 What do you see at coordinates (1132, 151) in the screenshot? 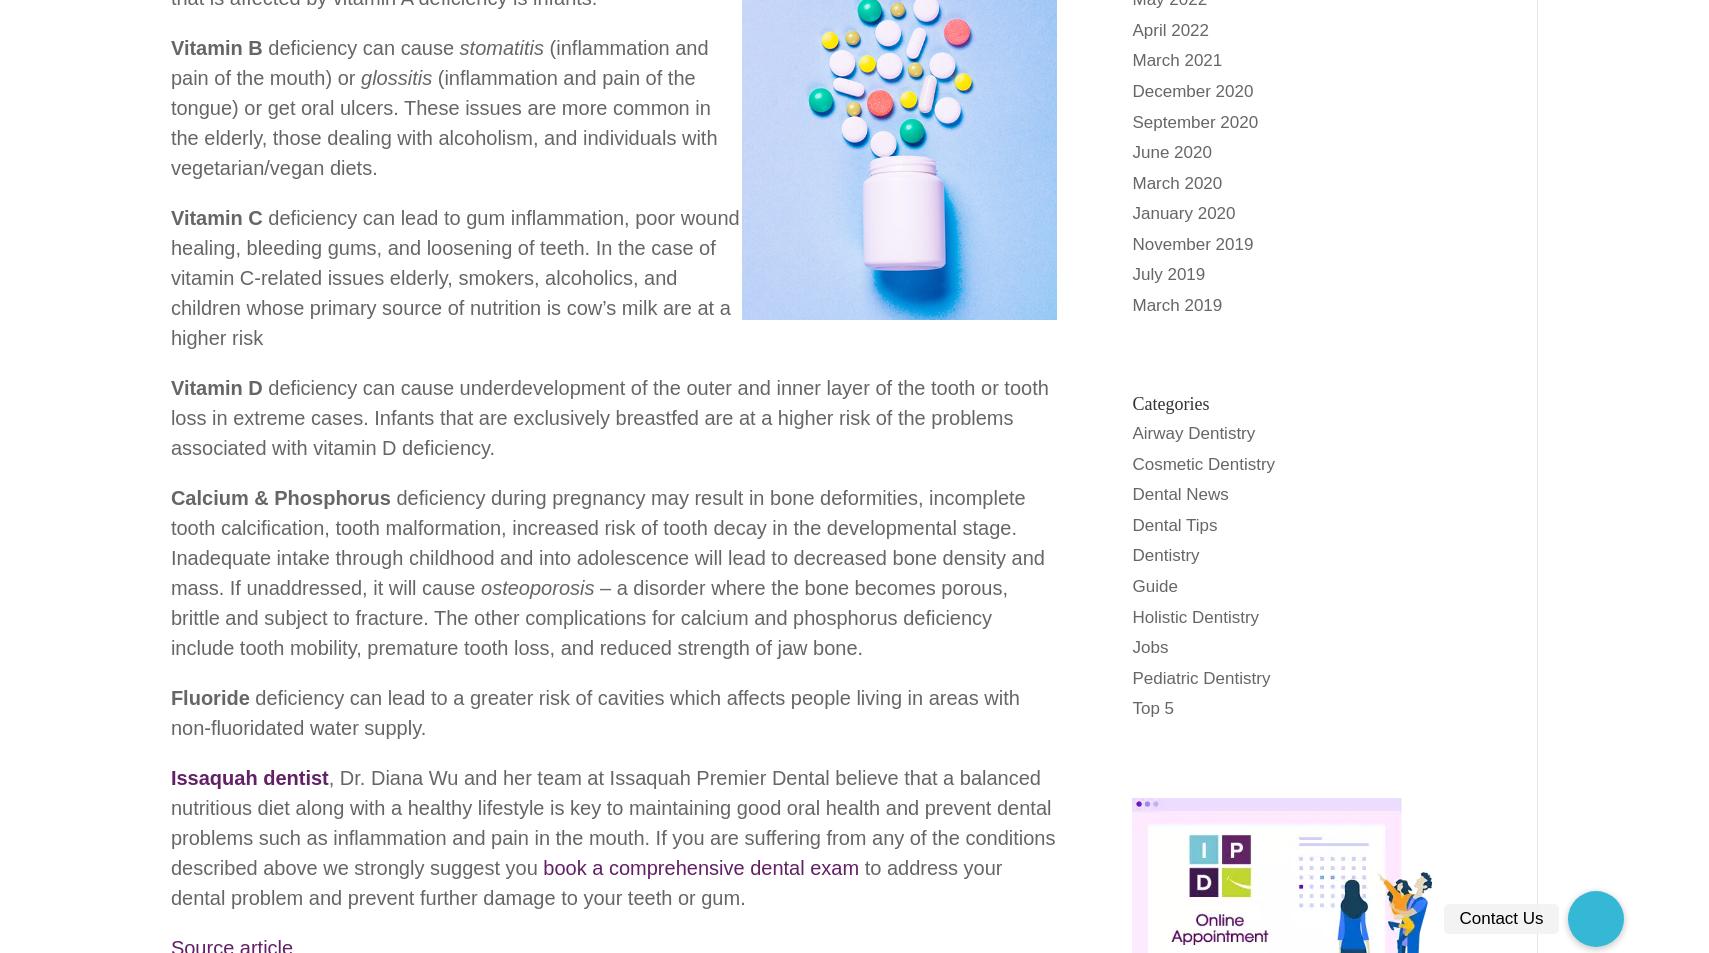
I see `'June 2020'` at bounding box center [1132, 151].